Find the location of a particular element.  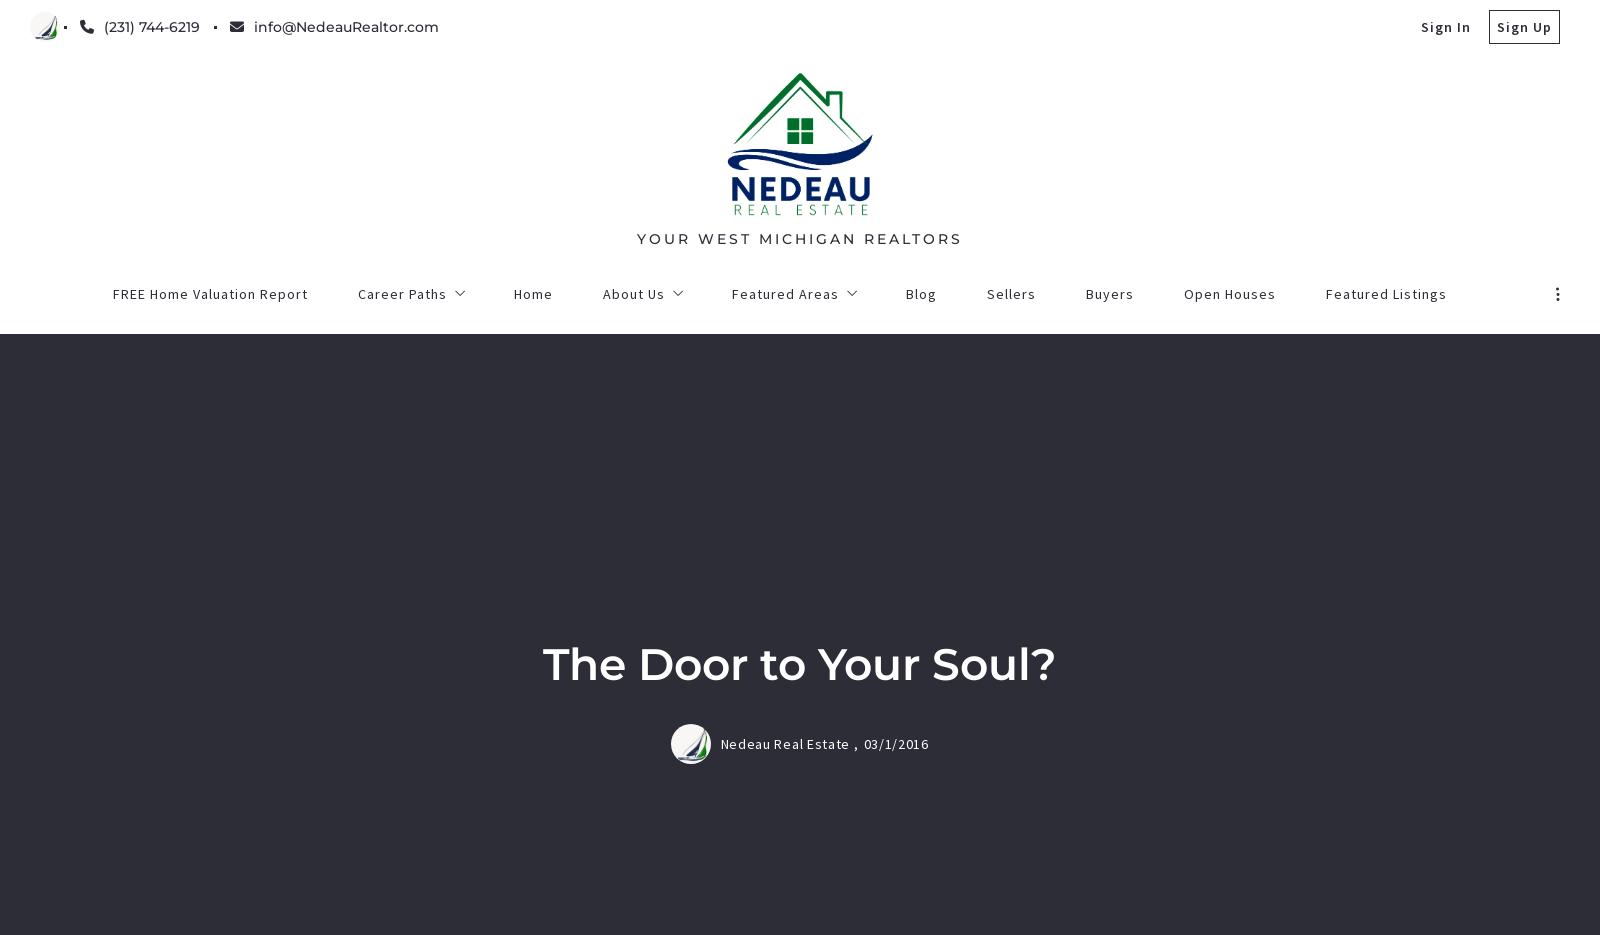

'Search More Listings' is located at coordinates (1238, 425).